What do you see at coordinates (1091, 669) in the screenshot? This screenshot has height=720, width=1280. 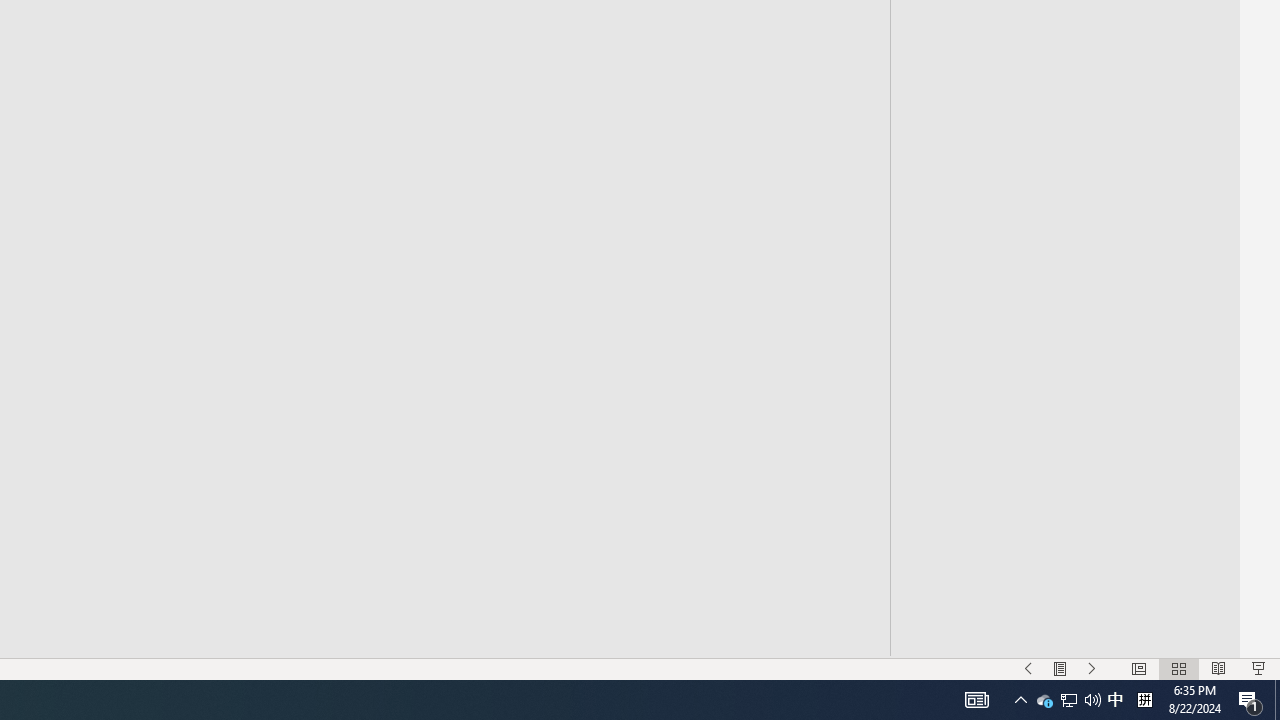 I see `'Slide Show Next On'` at bounding box center [1091, 669].